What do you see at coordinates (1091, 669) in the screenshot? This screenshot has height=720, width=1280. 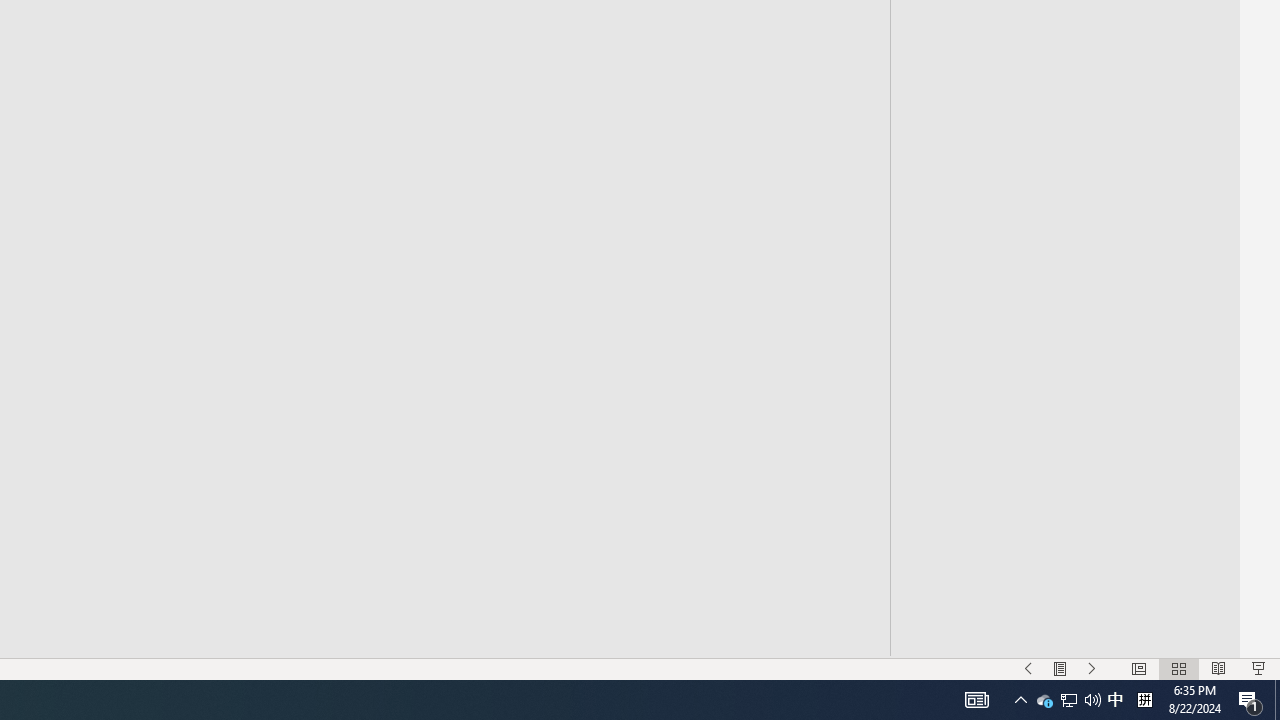 I see `'Slide Show Next On'` at bounding box center [1091, 669].